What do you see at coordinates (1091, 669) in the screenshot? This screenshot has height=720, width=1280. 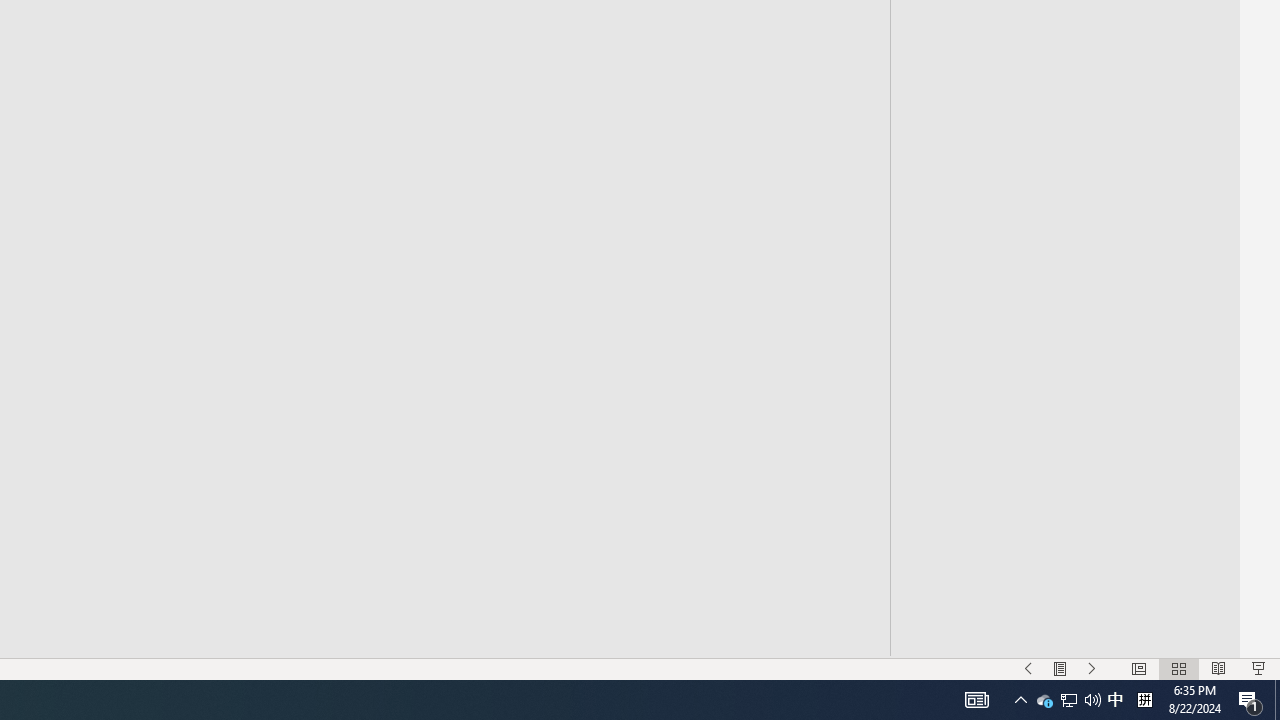 I see `'Slide Show Next On'` at bounding box center [1091, 669].